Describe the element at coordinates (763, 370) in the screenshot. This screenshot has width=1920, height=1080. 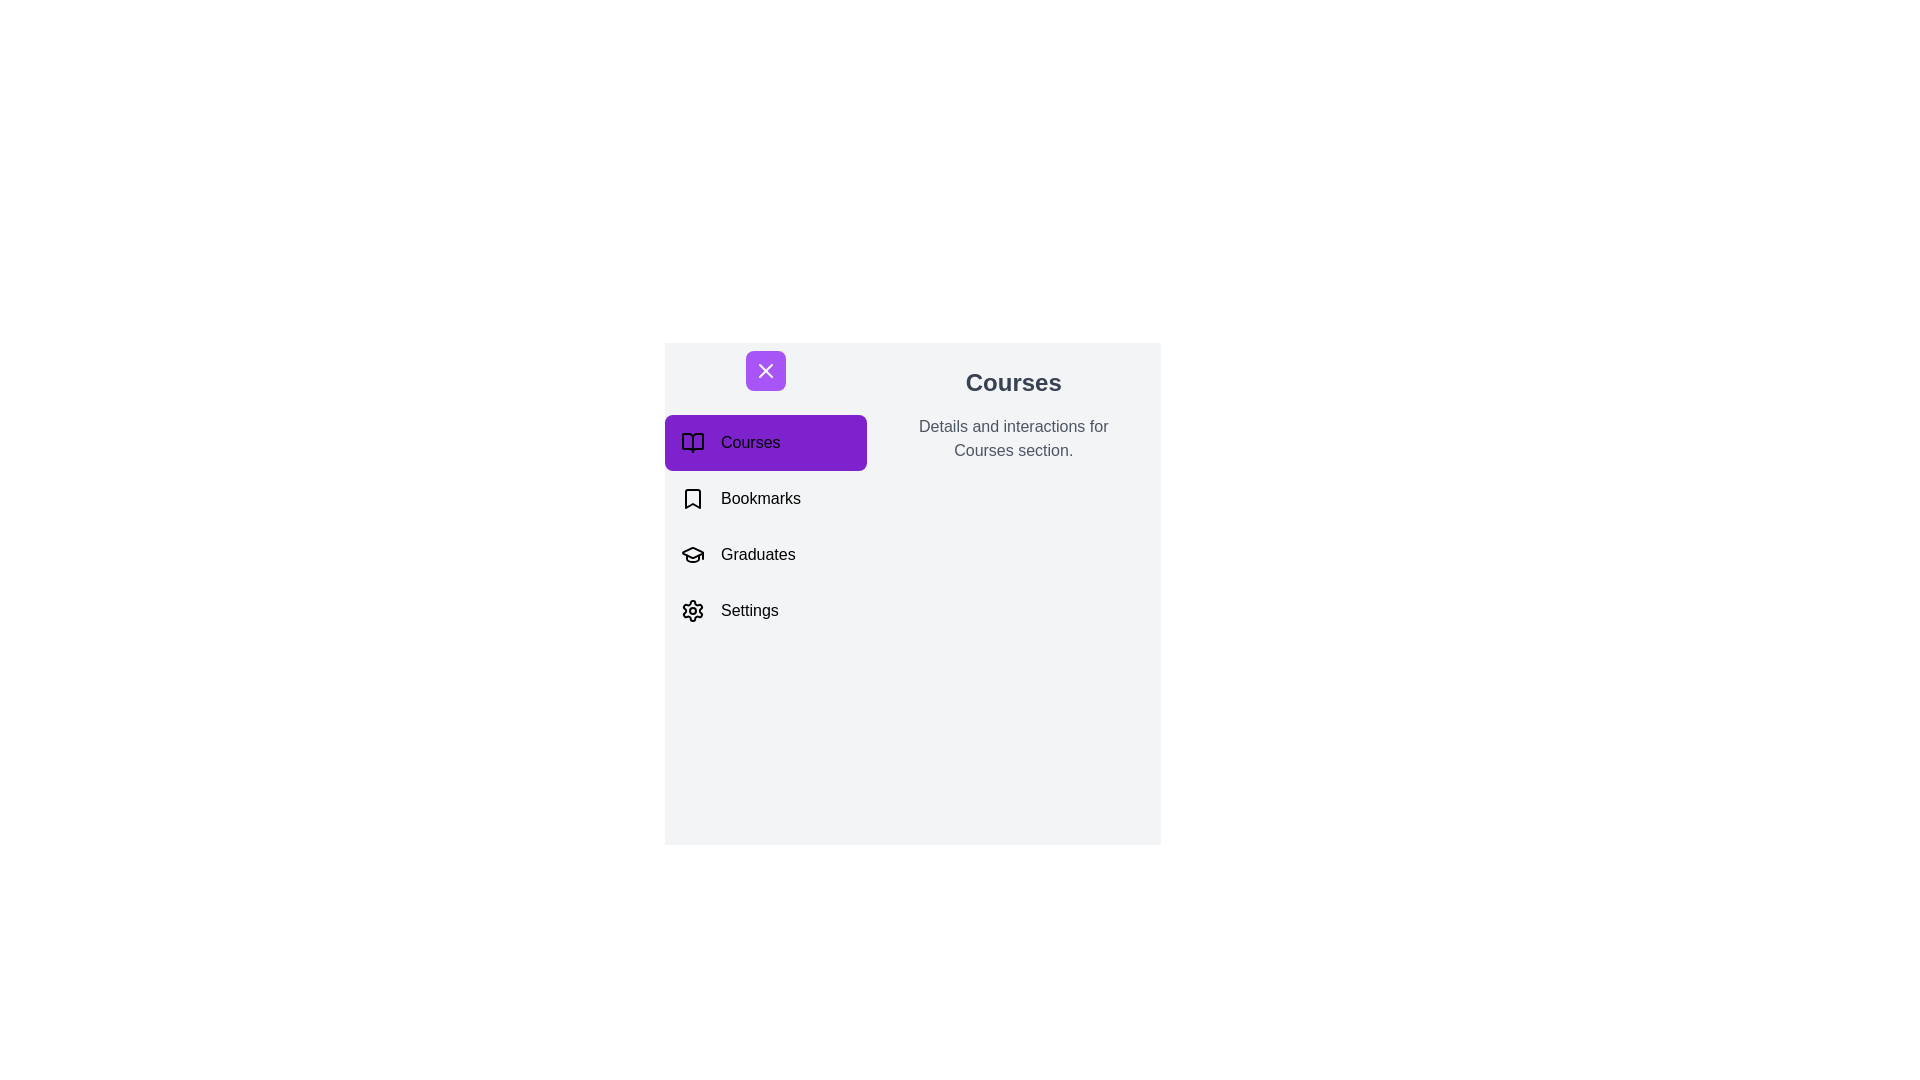
I see `the toggle button to open or close the drawer` at that location.